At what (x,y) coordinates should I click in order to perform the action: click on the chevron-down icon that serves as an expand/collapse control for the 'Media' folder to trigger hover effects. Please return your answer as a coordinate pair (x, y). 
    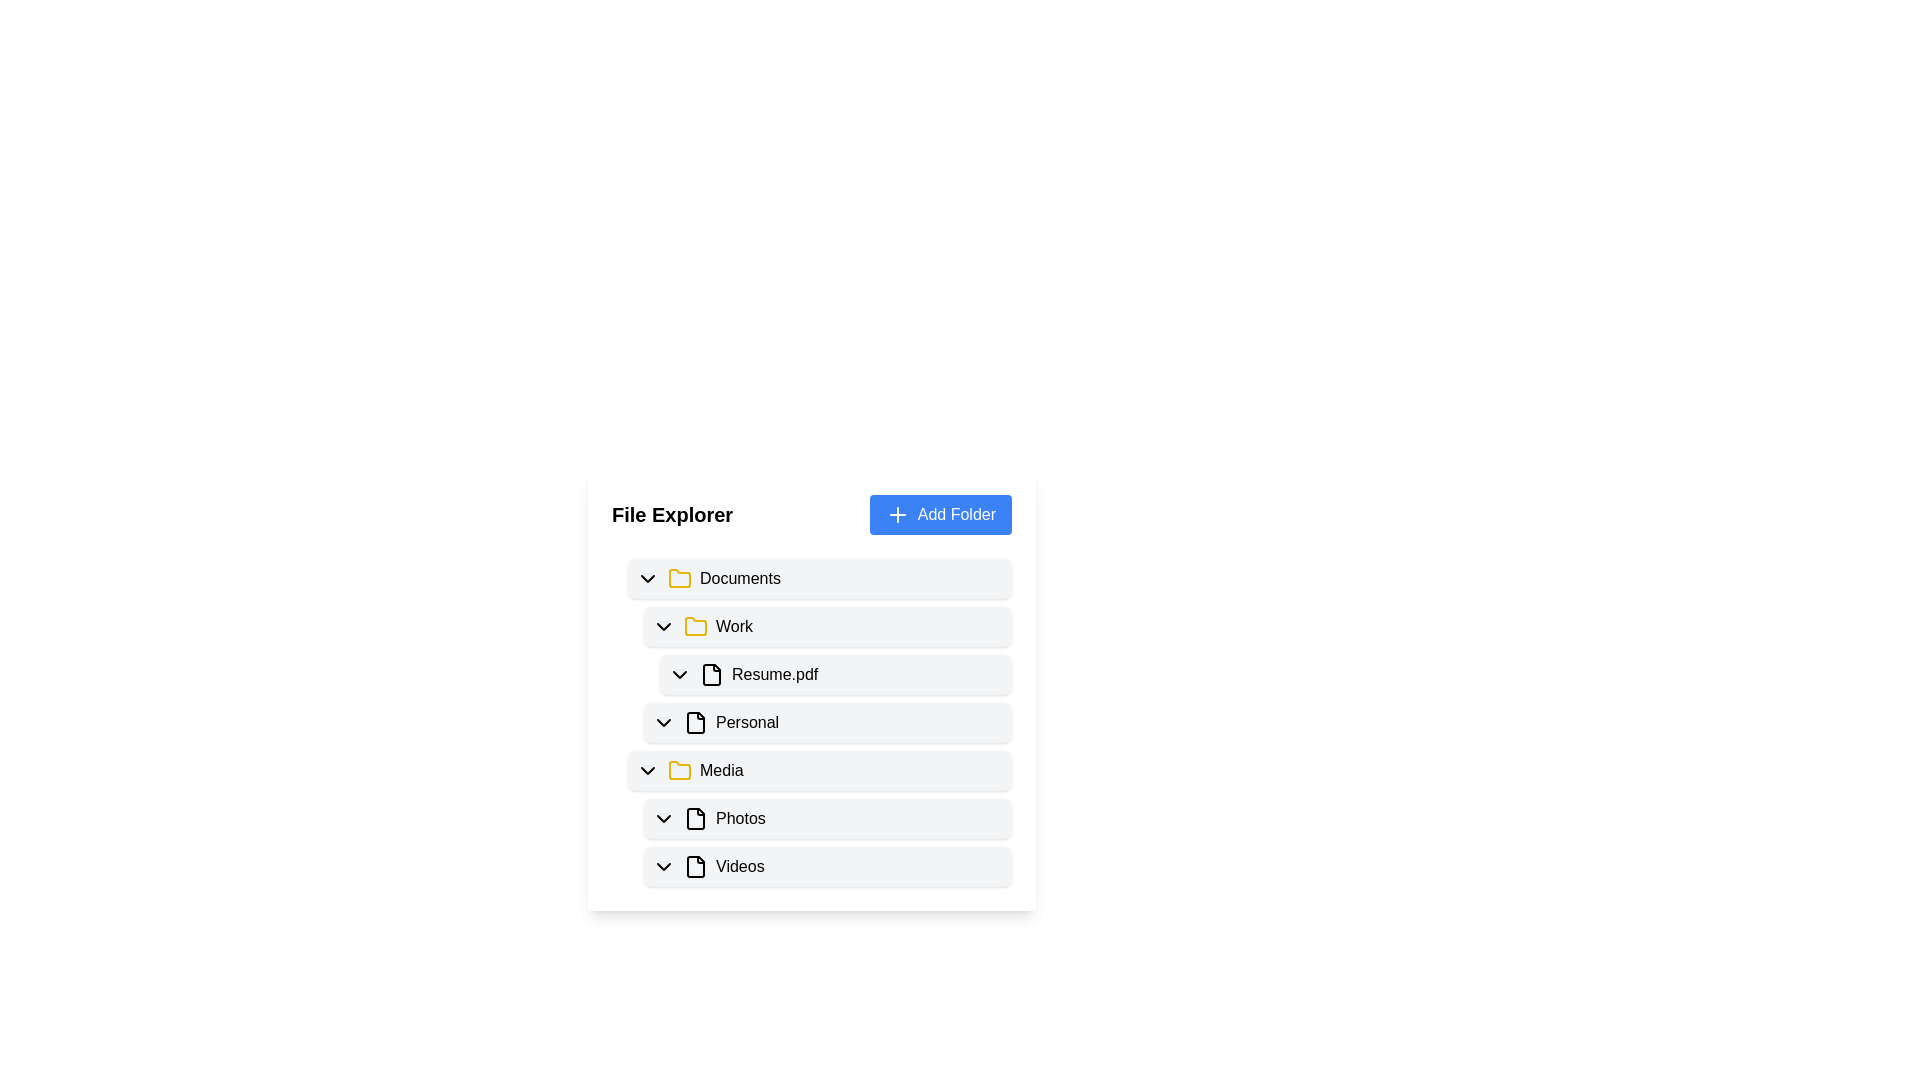
    Looking at the image, I should click on (648, 770).